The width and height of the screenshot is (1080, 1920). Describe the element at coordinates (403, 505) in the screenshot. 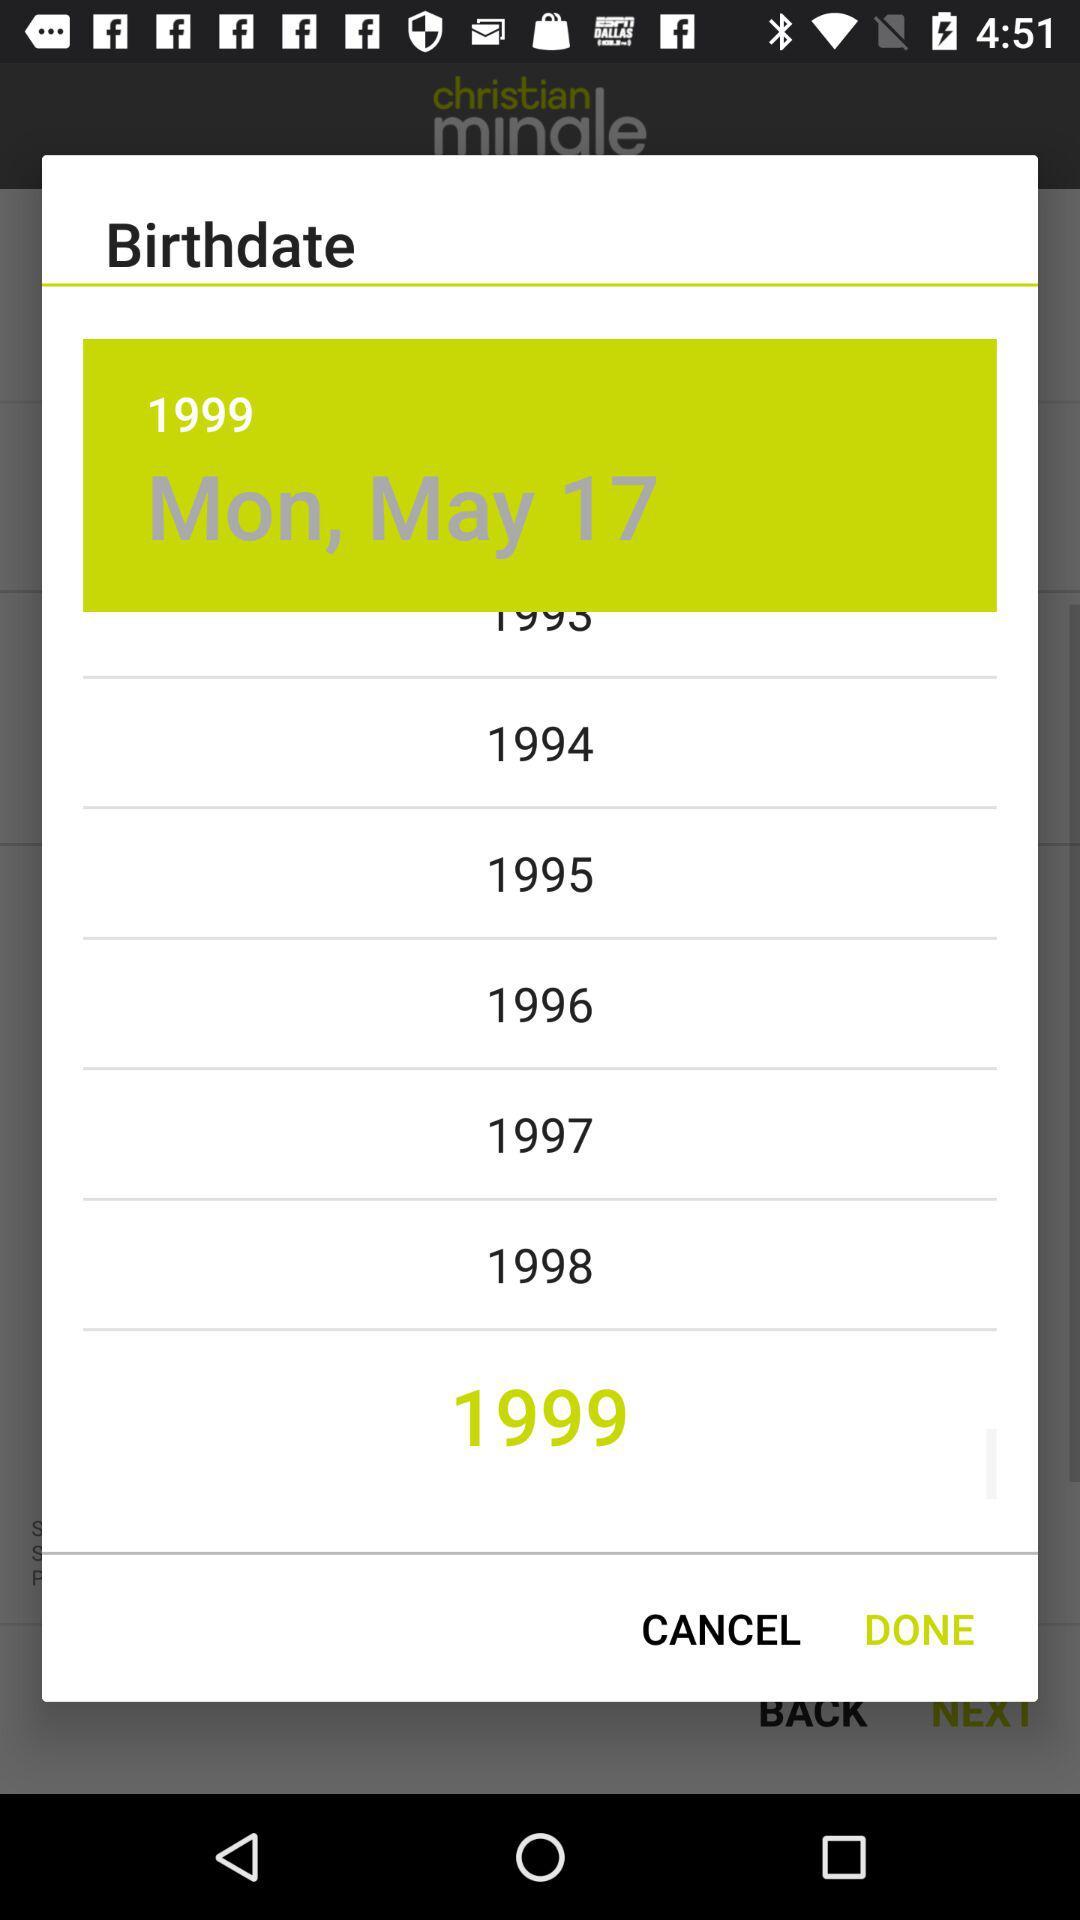

I see `the mon, may 17` at that location.